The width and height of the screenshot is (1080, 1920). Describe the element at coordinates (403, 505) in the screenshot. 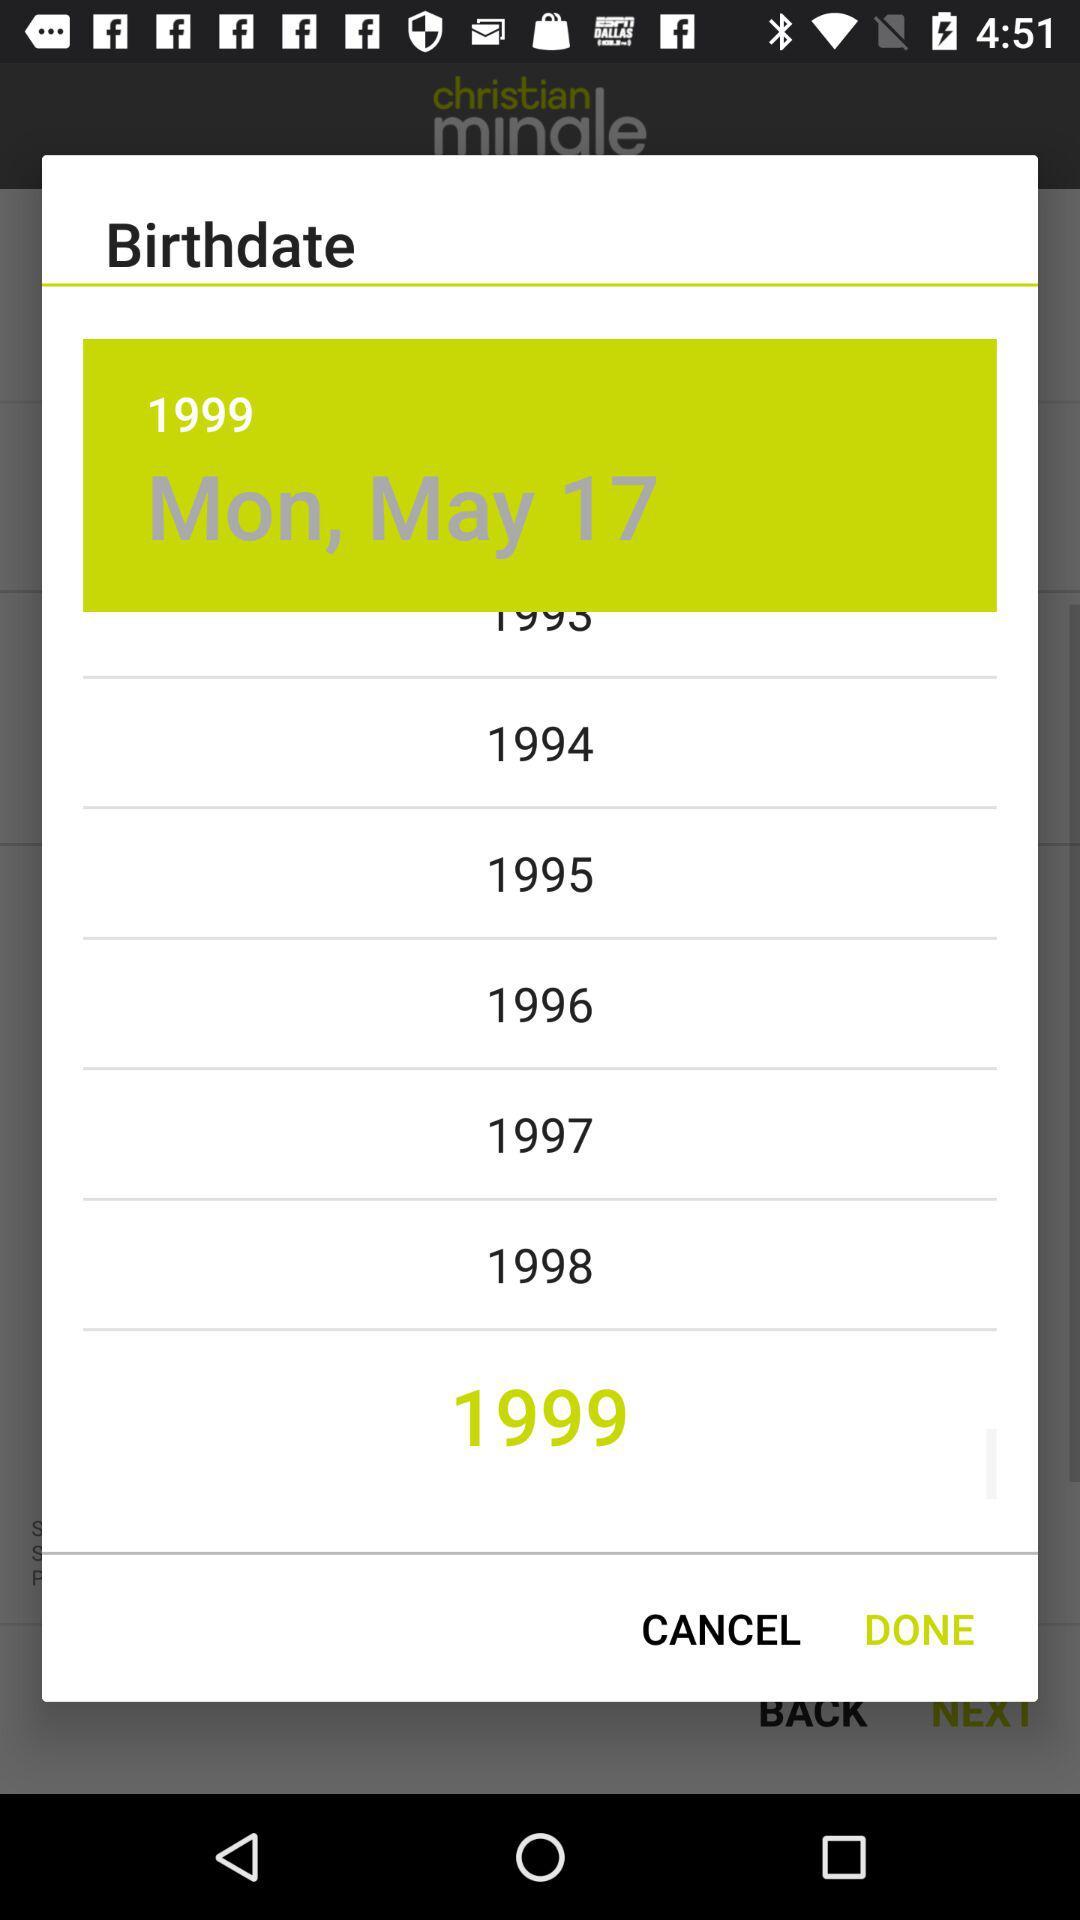

I see `the mon, may 17` at that location.